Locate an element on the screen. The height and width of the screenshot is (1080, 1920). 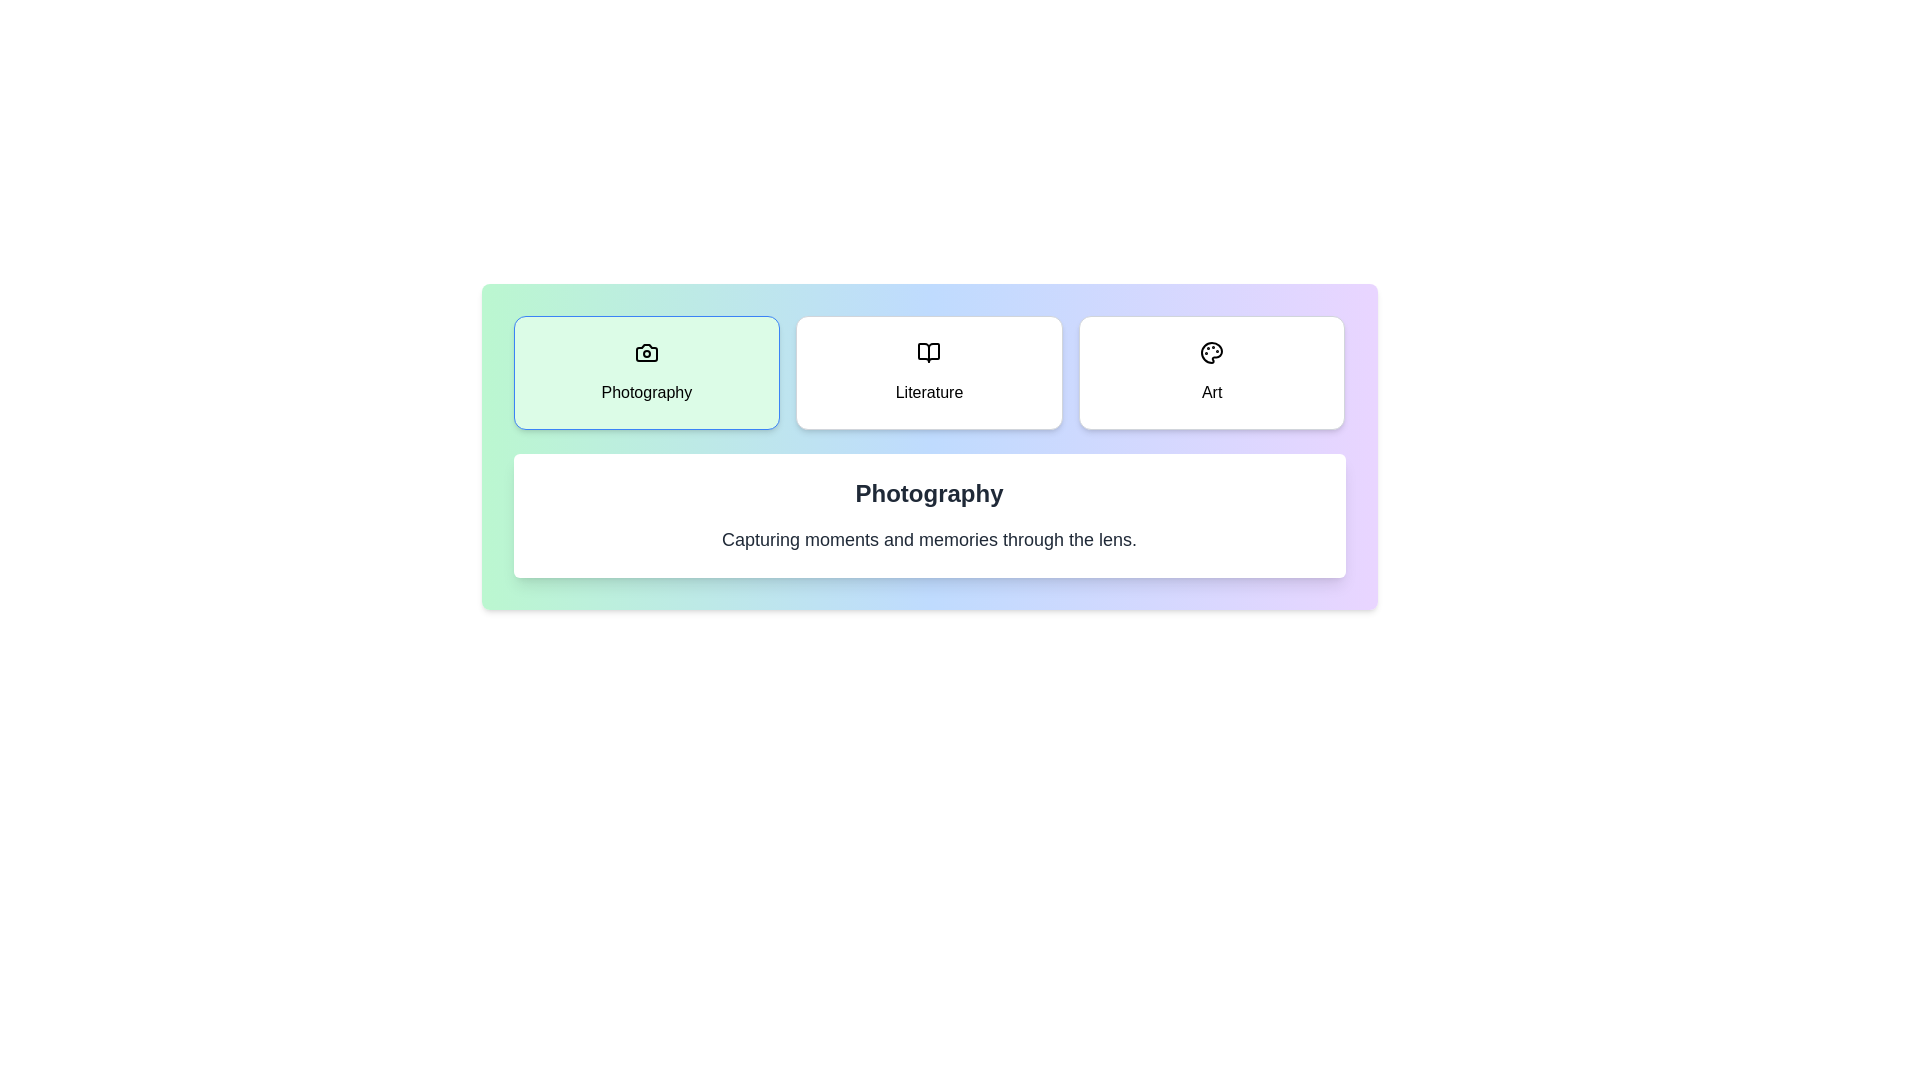
the book icon represented by minimalist line art in the center card of the SVG component is located at coordinates (928, 352).